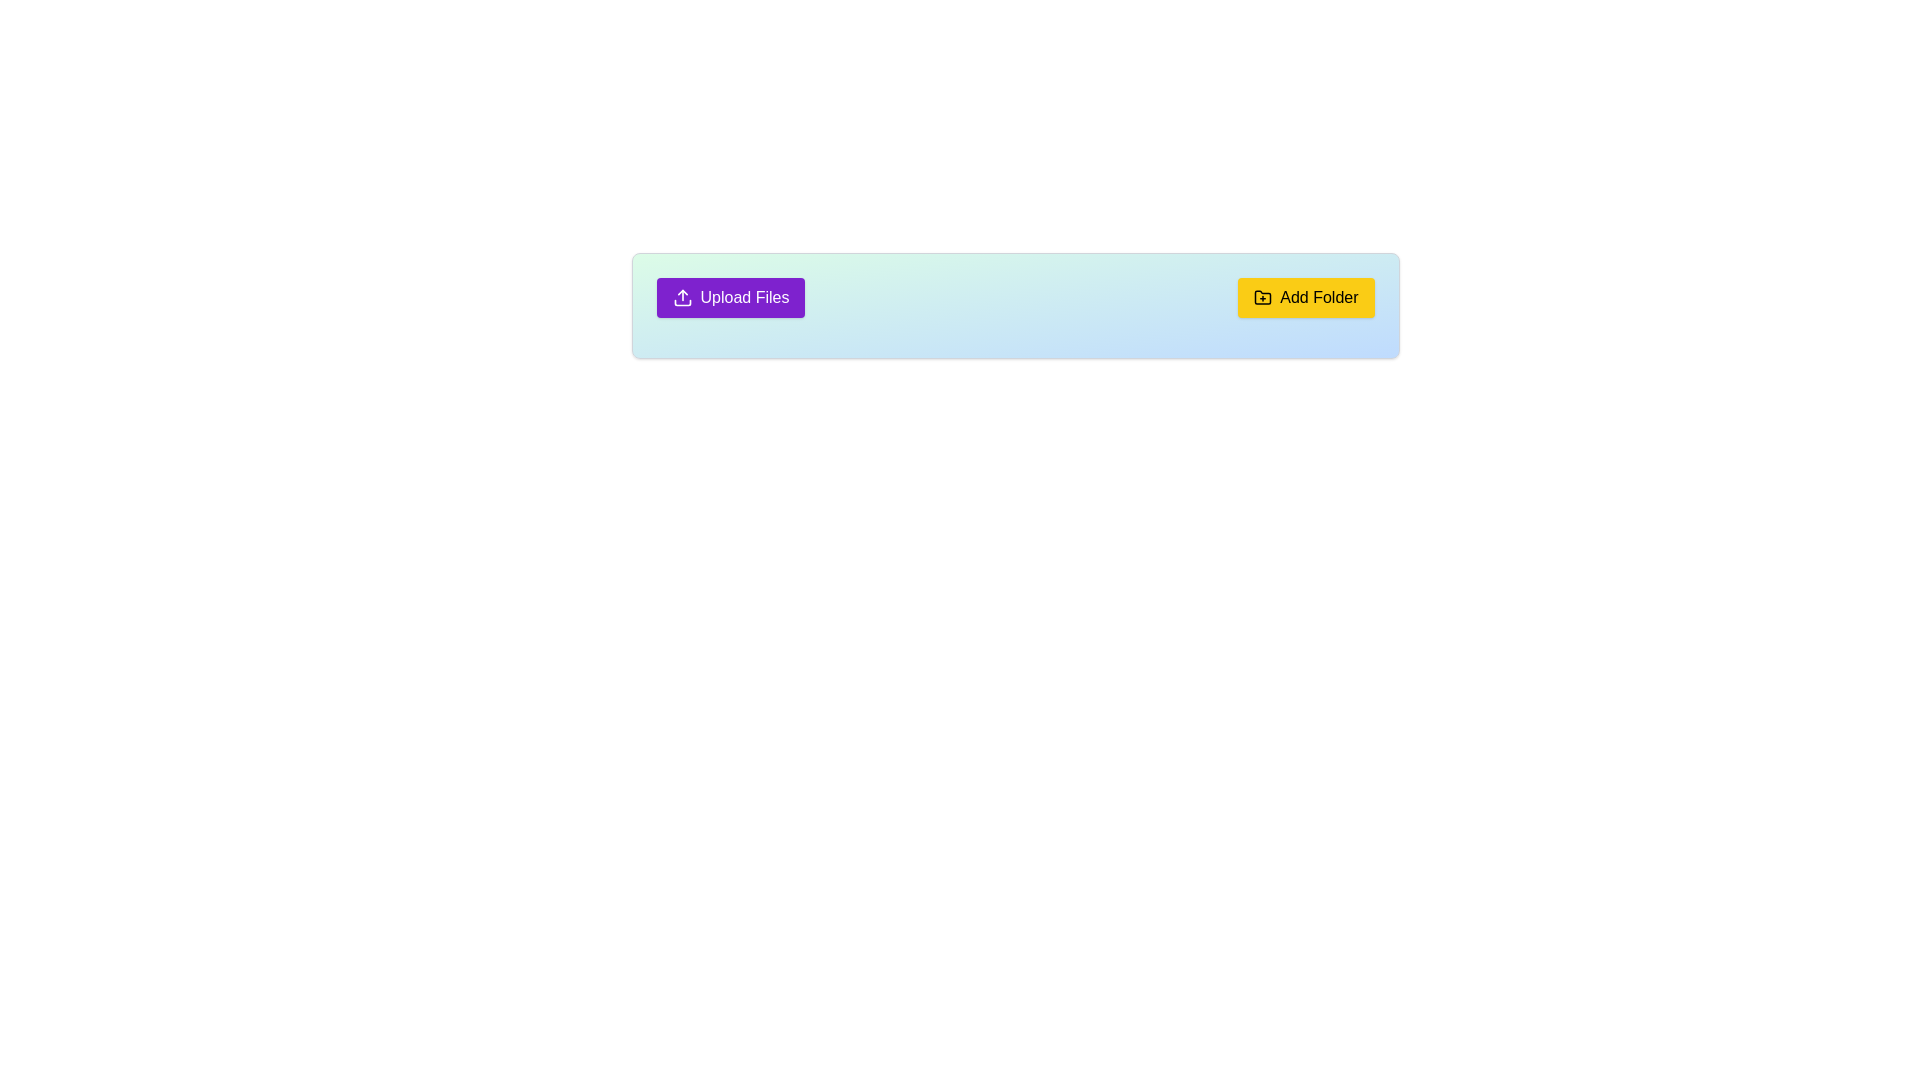 Image resolution: width=1920 pixels, height=1080 pixels. What do you see at coordinates (729, 297) in the screenshot?
I see `the rectangular purple button labeled 'Upload Files'` at bounding box center [729, 297].